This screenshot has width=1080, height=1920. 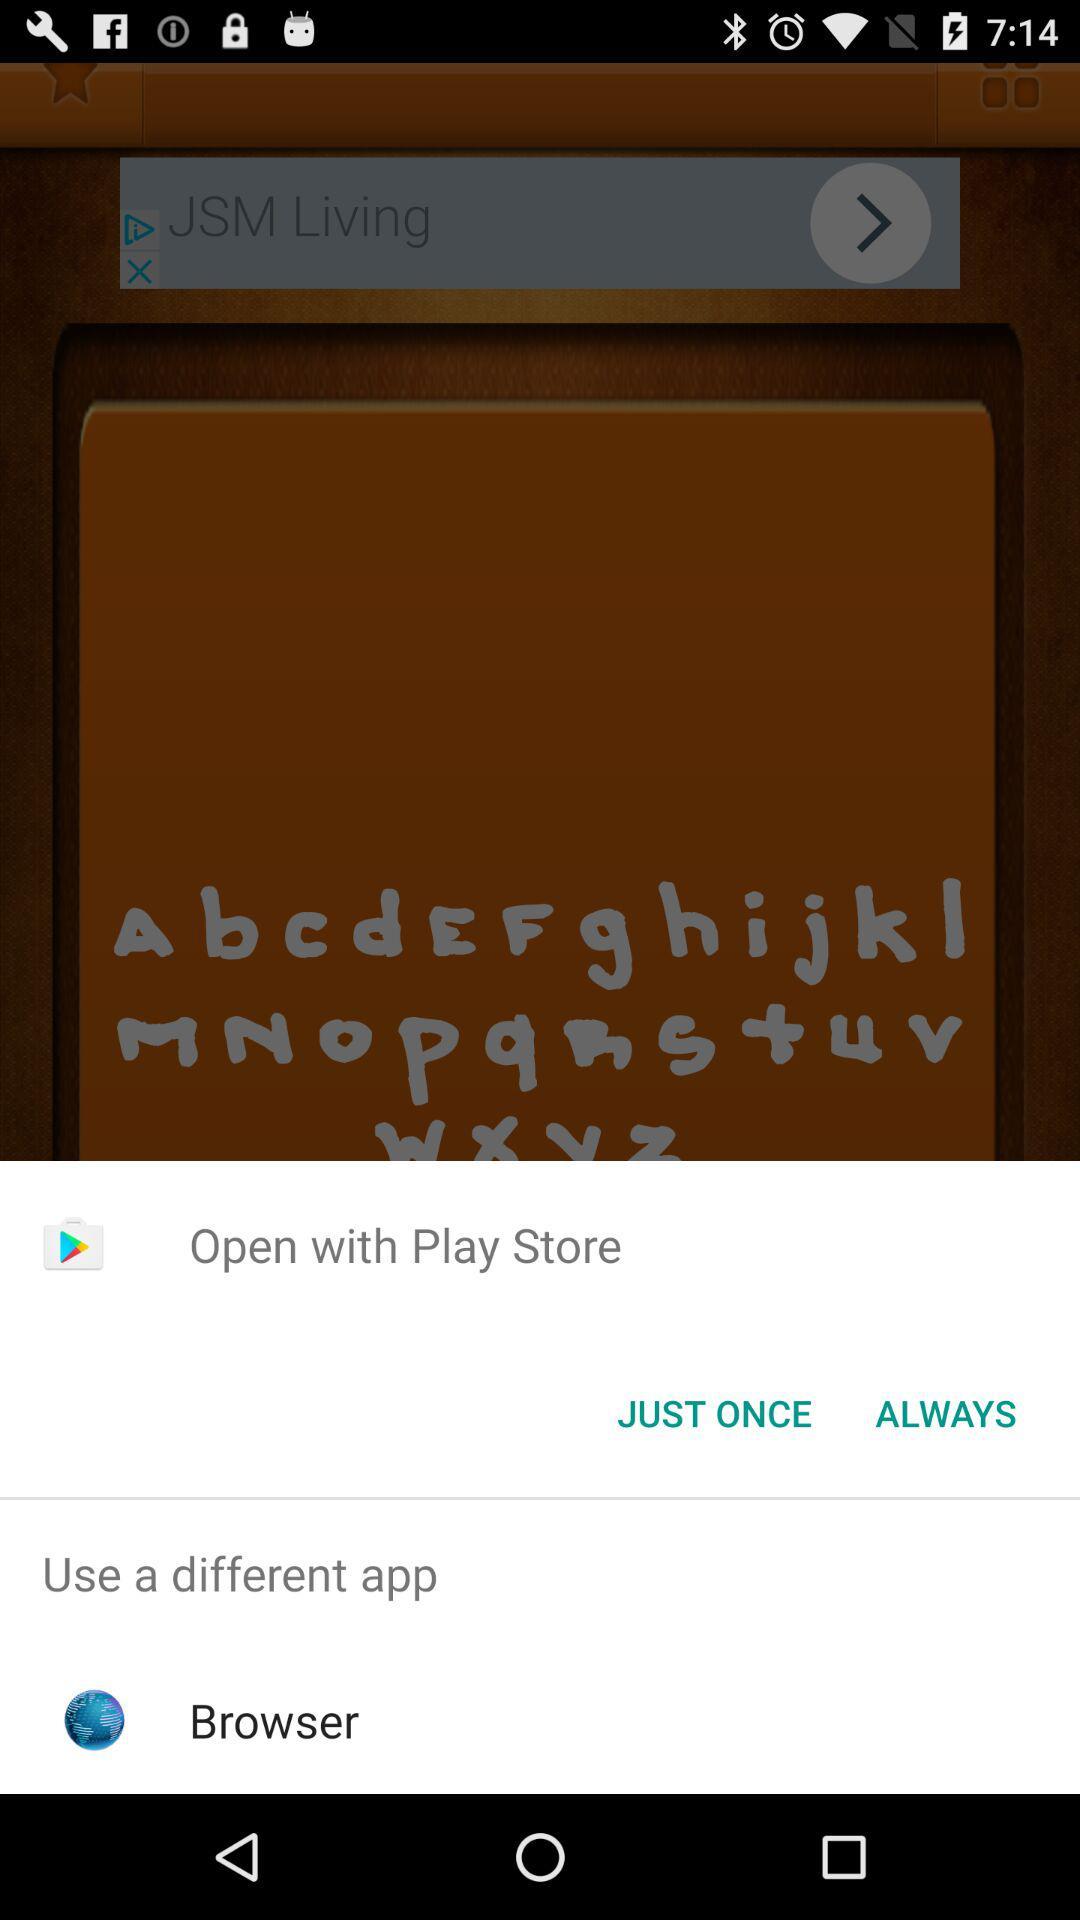 I want to click on the browser item, so click(x=274, y=1719).